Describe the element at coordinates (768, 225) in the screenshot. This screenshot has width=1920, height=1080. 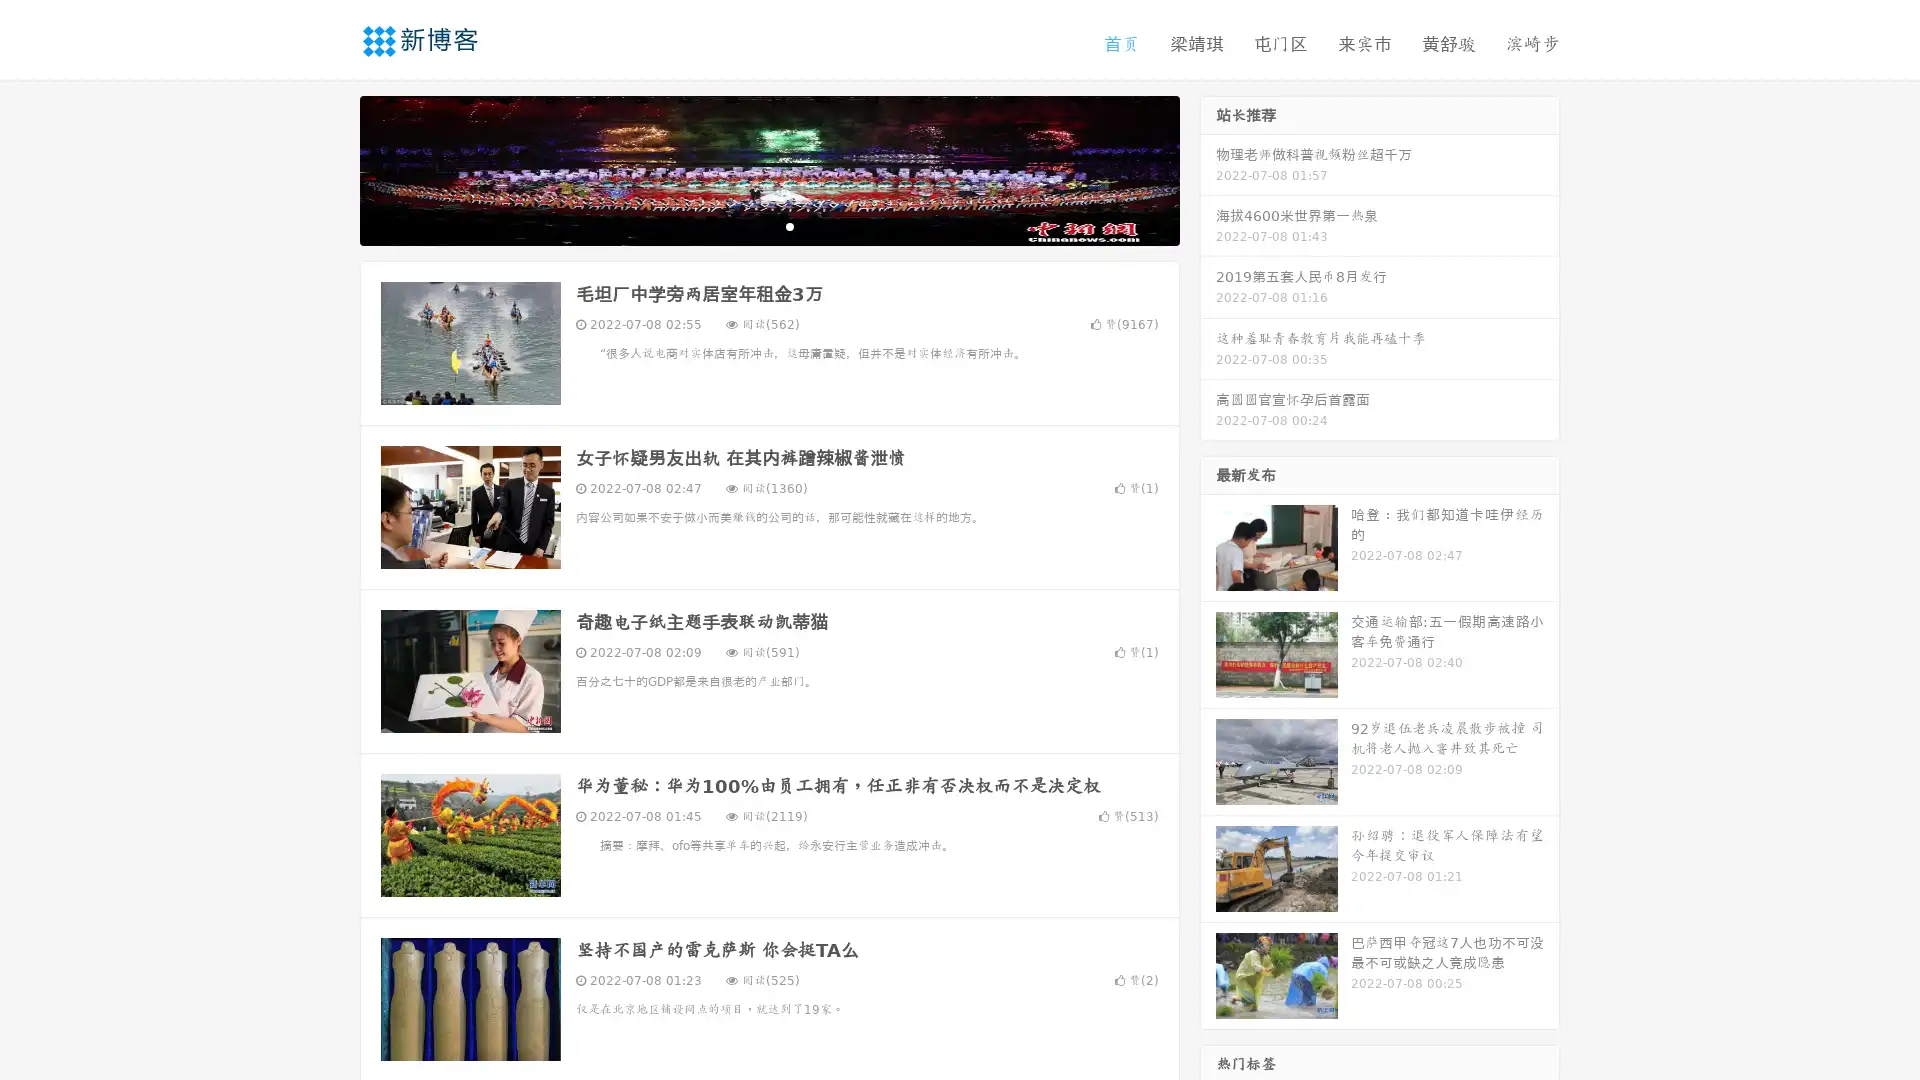
I see `Go to slide 2` at that location.